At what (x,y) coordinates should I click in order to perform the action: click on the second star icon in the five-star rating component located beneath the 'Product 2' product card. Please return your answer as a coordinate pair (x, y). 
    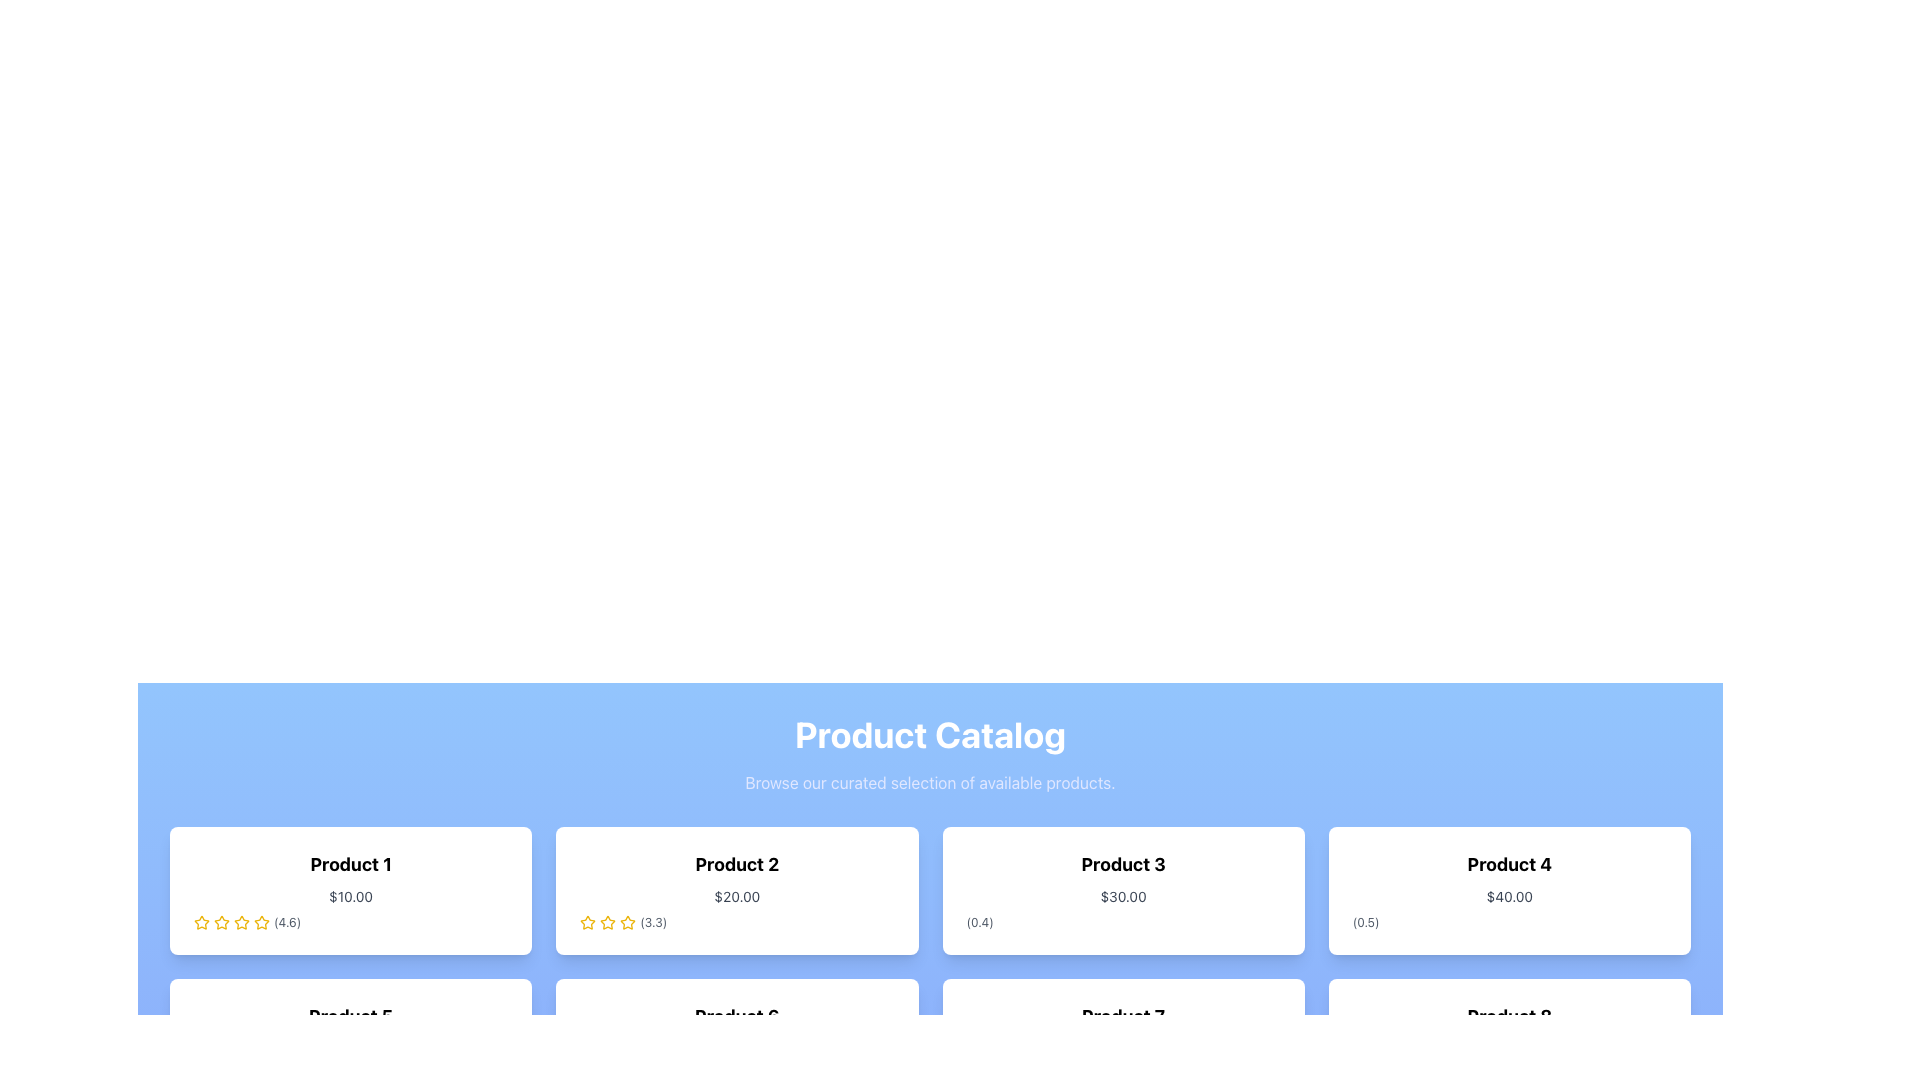
    Looking at the image, I should click on (607, 922).